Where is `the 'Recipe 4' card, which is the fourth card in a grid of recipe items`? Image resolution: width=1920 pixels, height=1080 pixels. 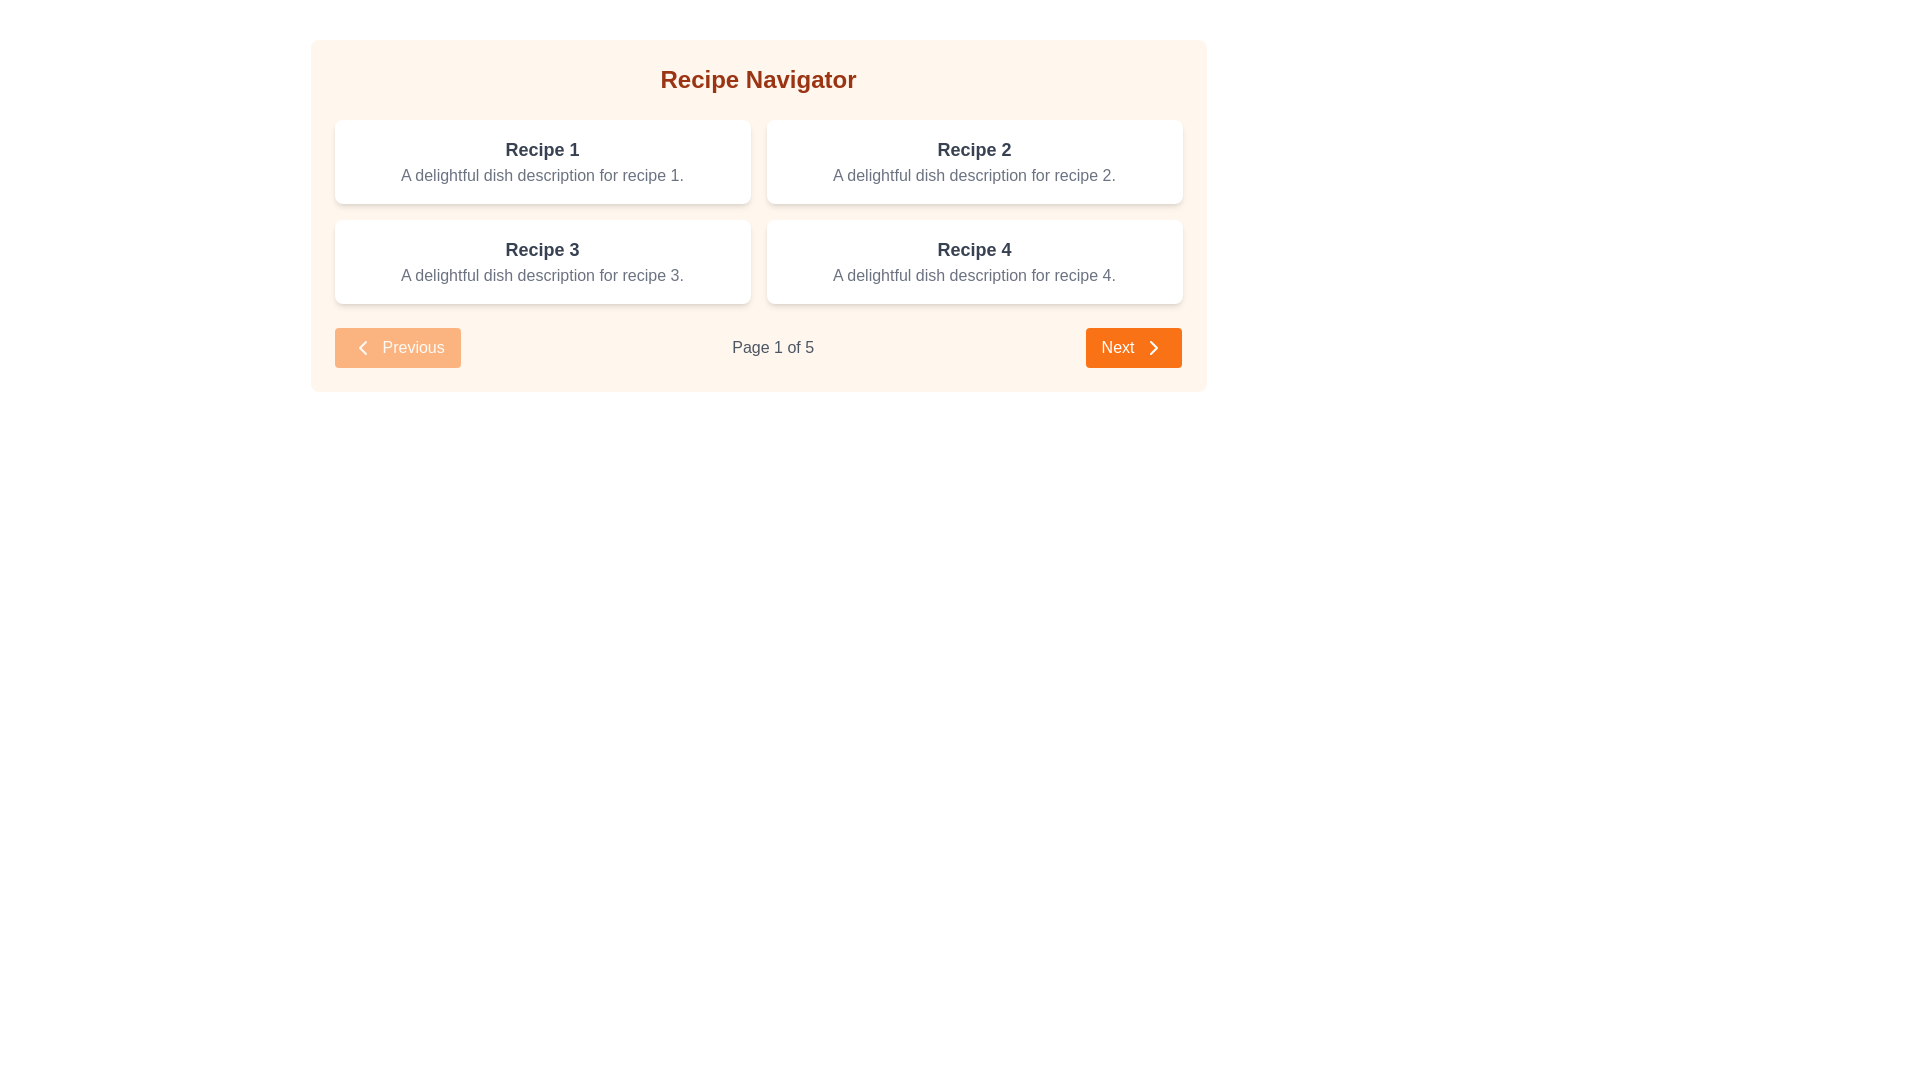
the 'Recipe 4' card, which is the fourth card in a grid of recipe items is located at coordinates (974, 261).